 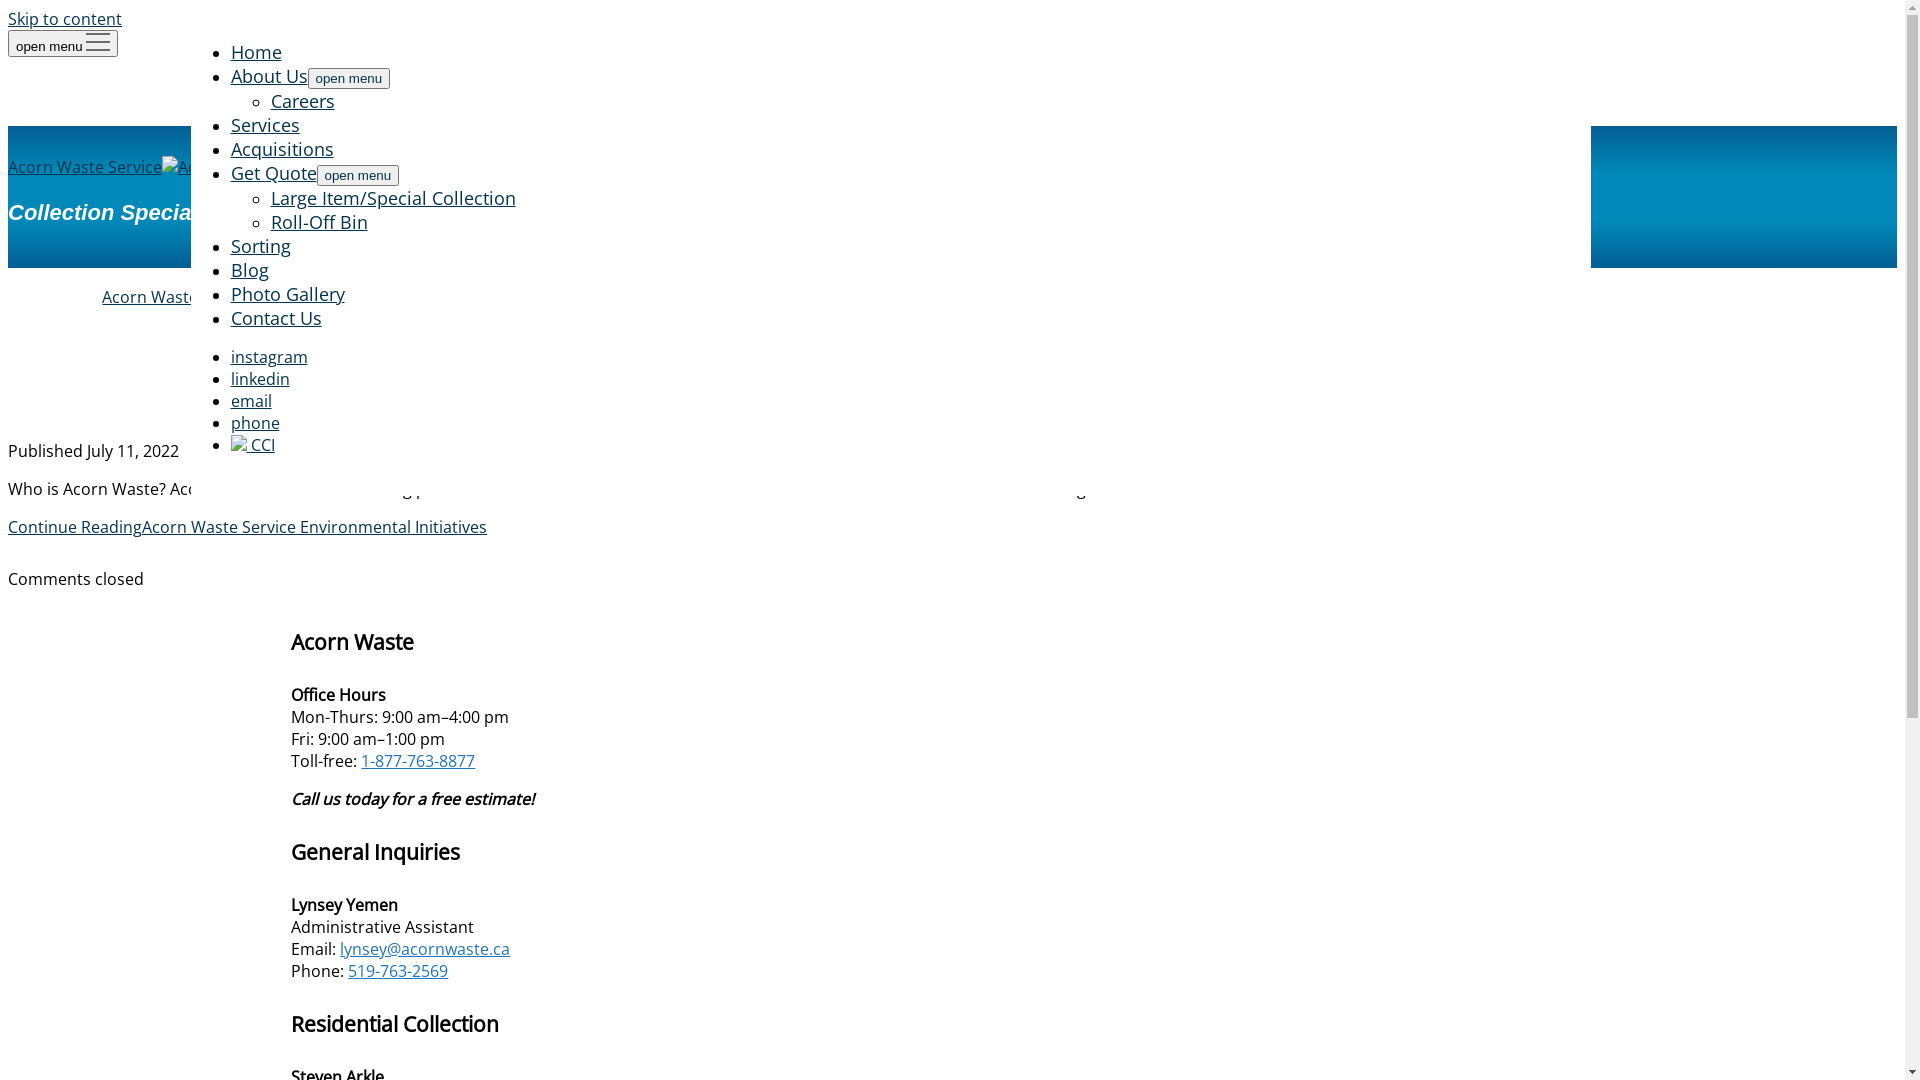 What do you see at coordinates (230, 356) in the screenshot?
I see `'instagram'` at bounding box center [230, 356].